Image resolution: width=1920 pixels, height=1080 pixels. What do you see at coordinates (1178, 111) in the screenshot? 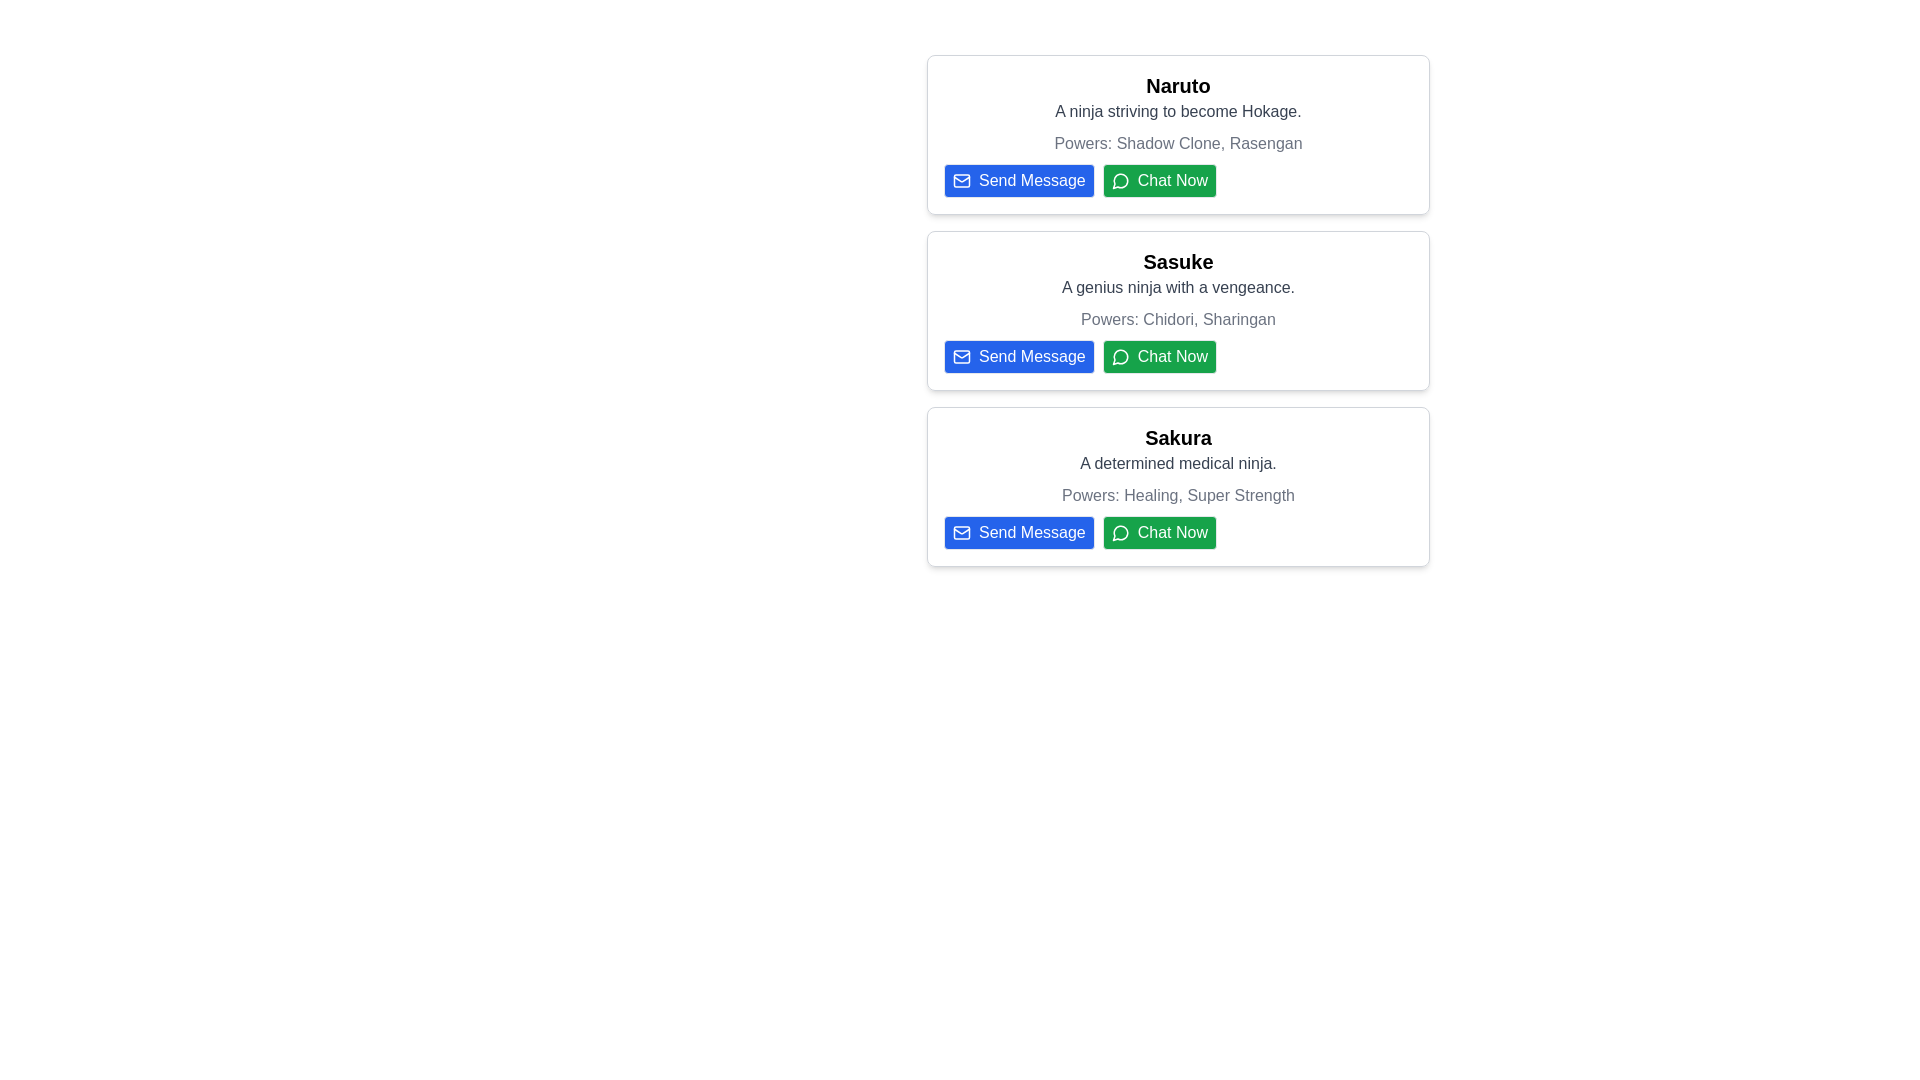
I see `the static text label providing contextual information about the character 'Naruto', which is positioned below the title 'Naruto' and above the 'Powers' text` at bounding box center [1178, 111].